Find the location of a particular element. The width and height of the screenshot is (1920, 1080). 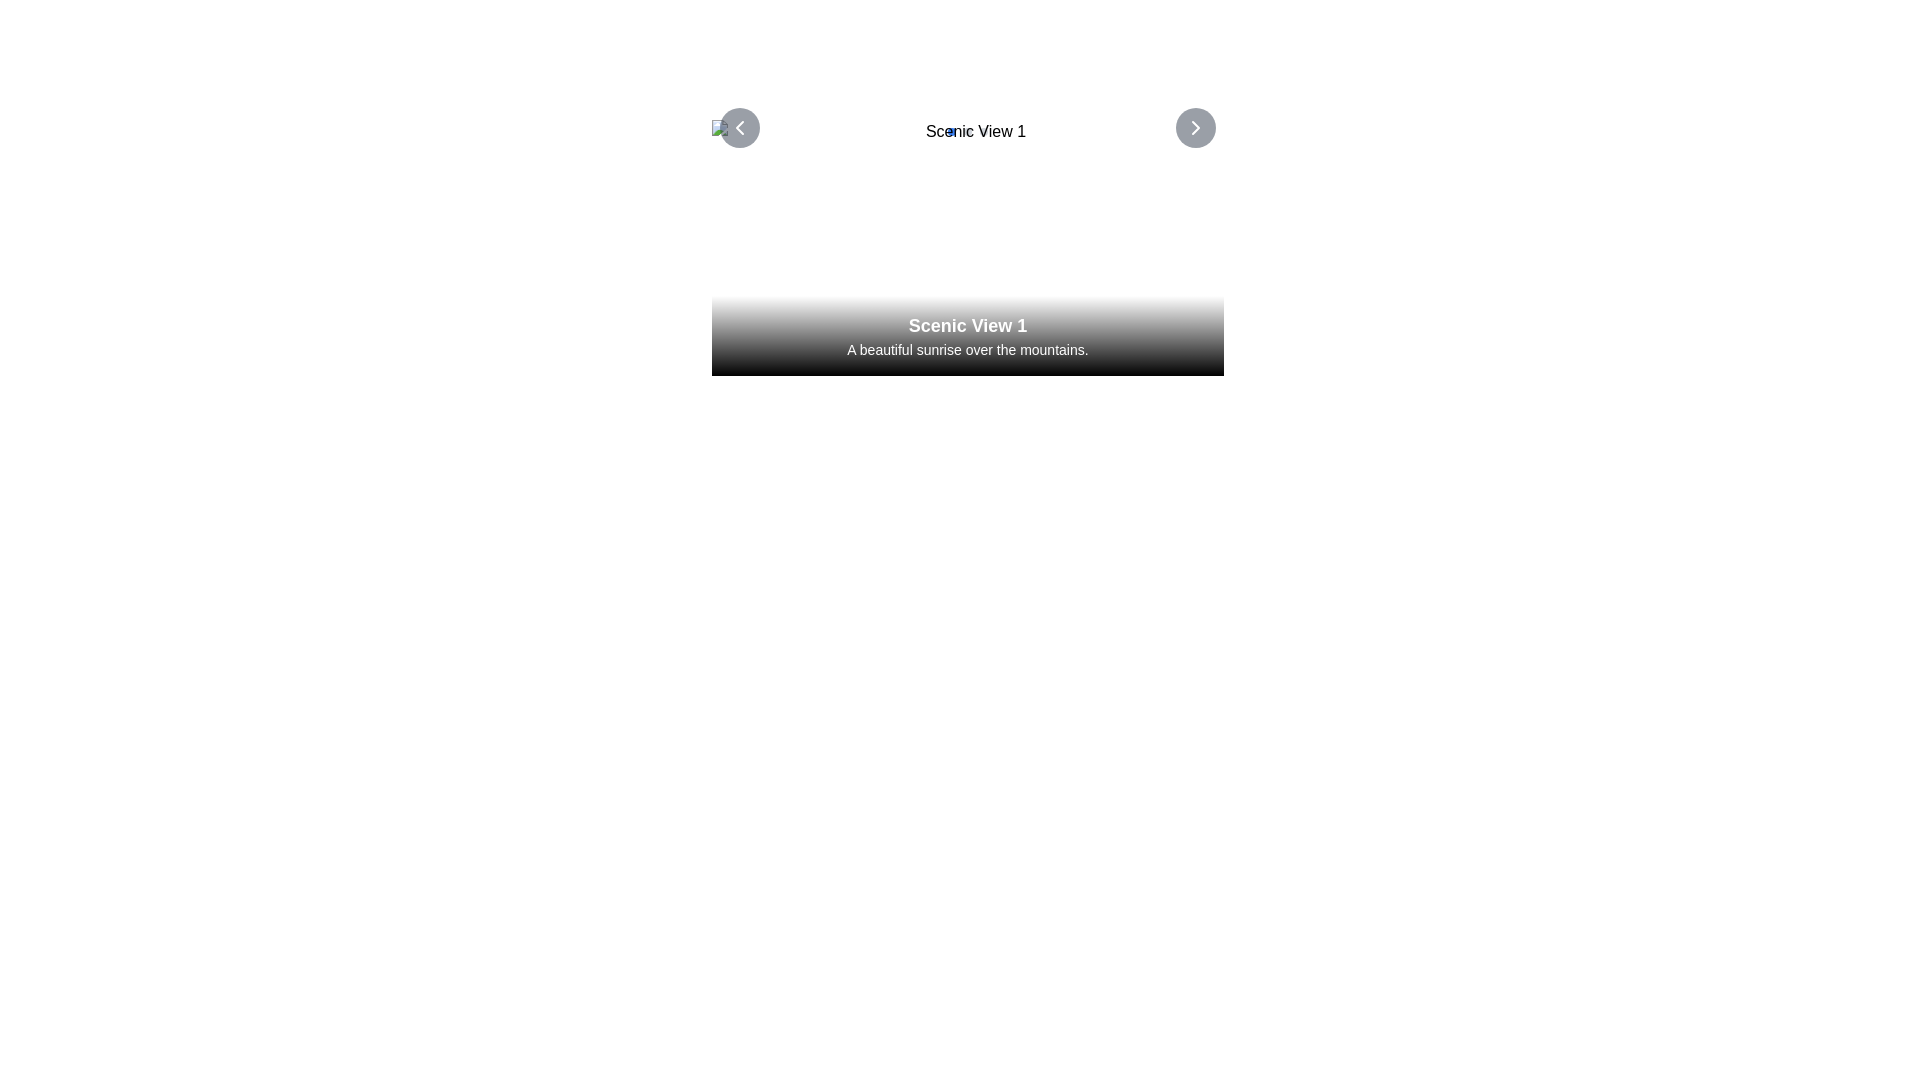

the image area of the scenic image with descriptive overlay located at the top of the page, which serves an informational or promotional purpose is located at coordinates (968, 246).